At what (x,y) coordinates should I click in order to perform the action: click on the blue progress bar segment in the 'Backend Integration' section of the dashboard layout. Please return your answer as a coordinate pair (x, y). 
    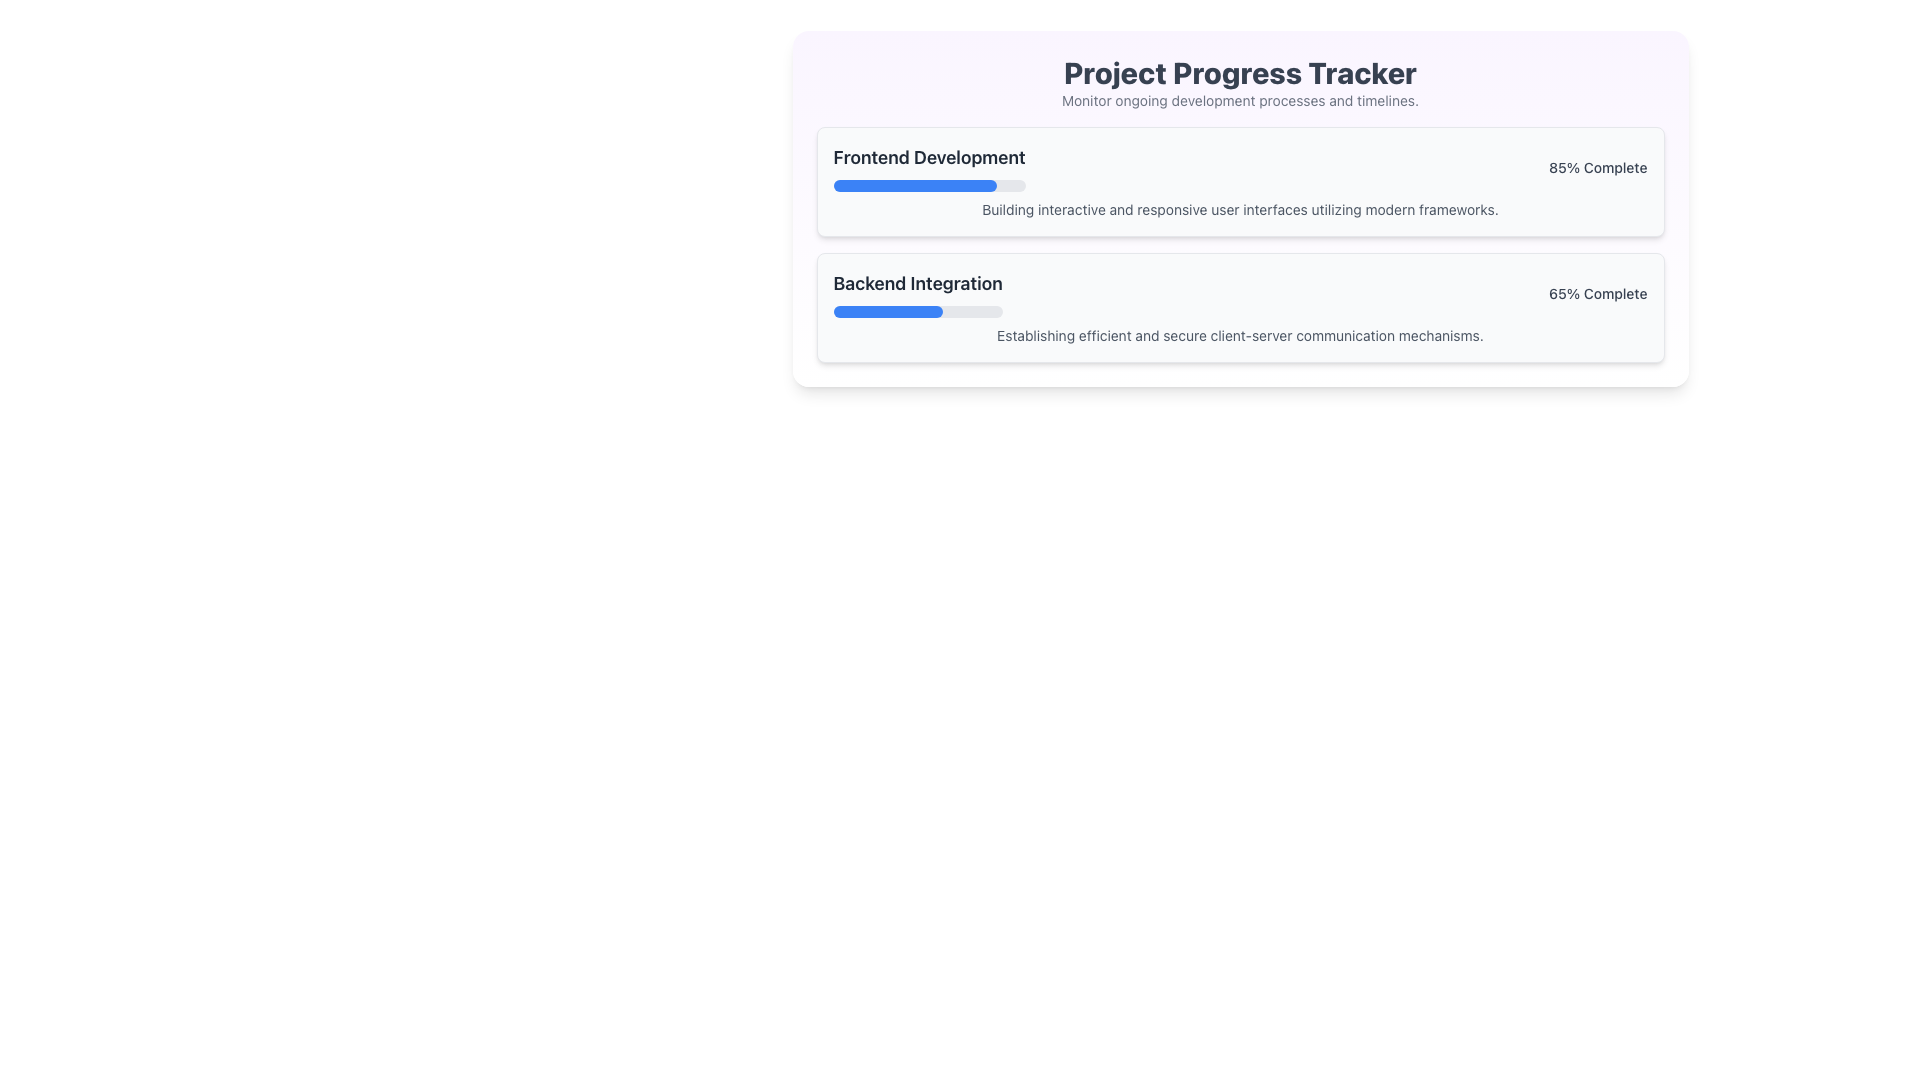
    Looking at the image, I should click on (887, 312).